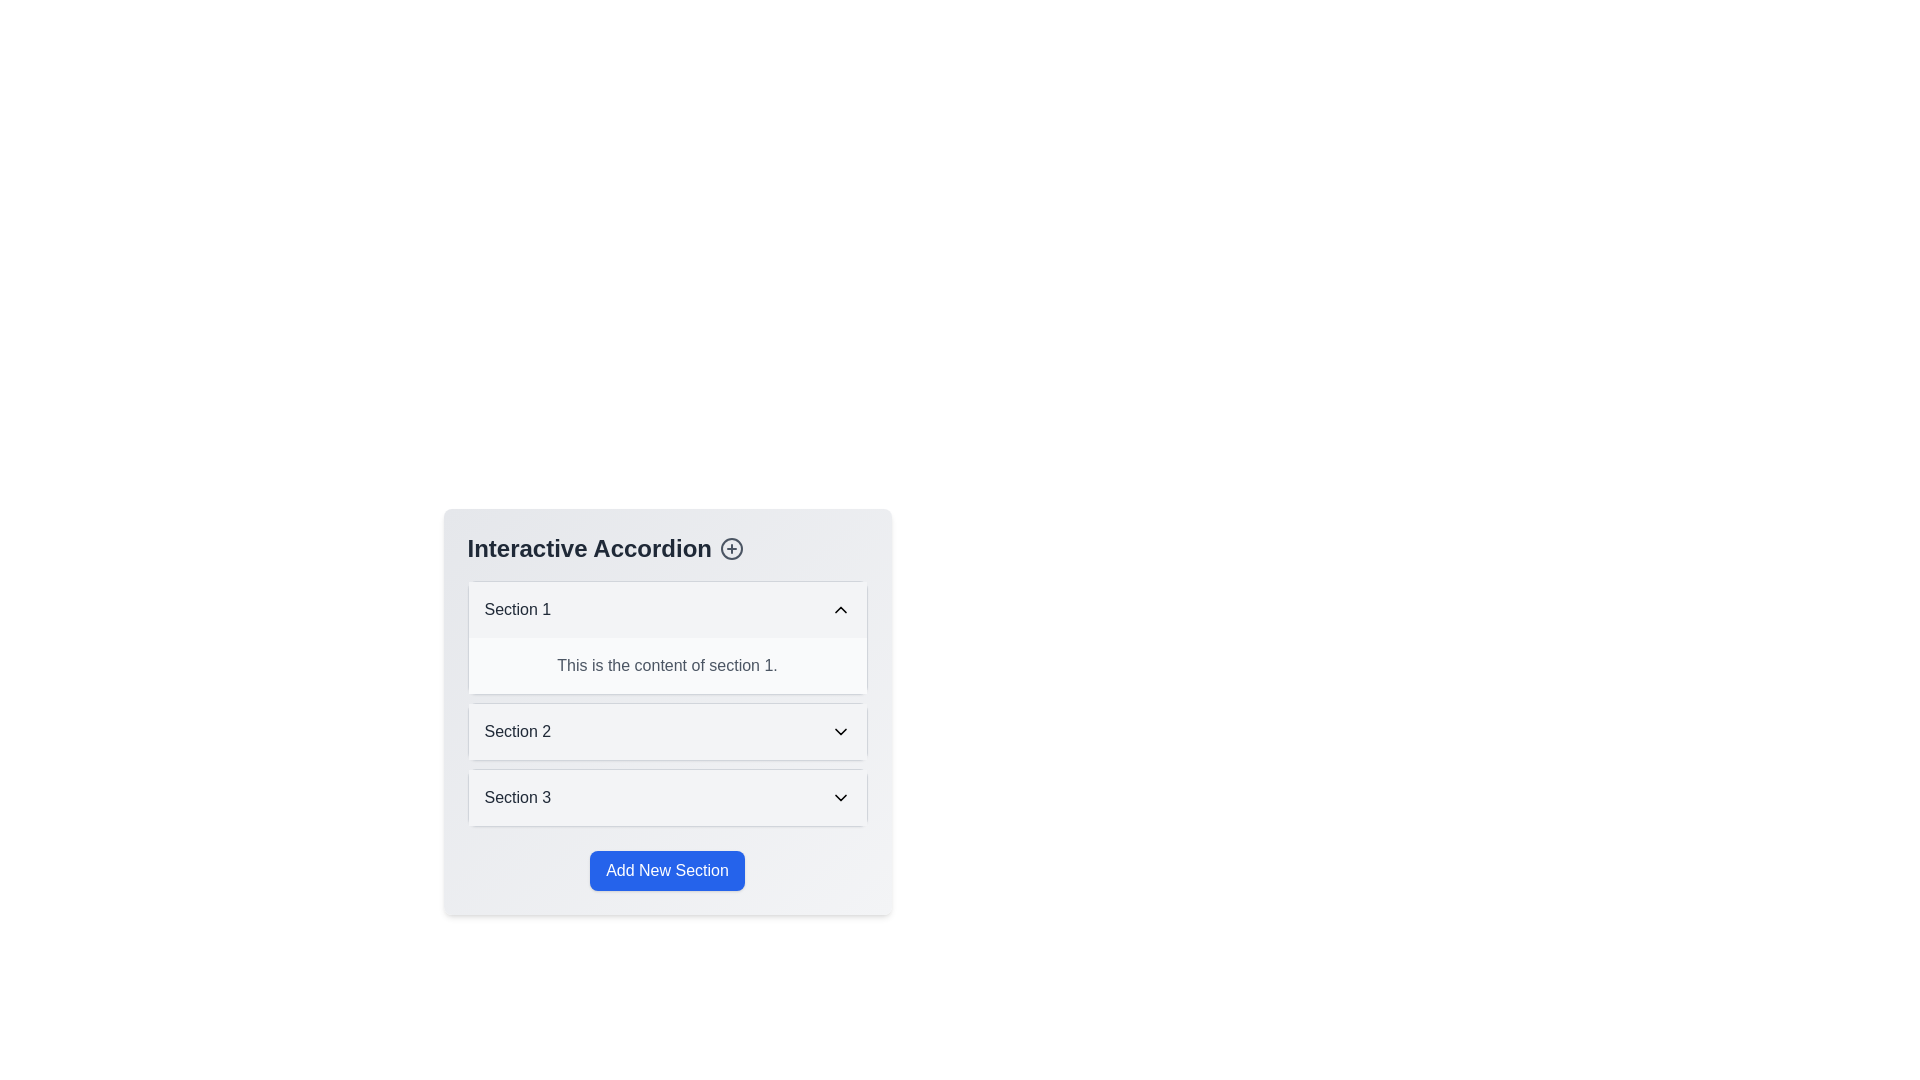 The width and height of the screenshot is (1920, 1080). I want to click on the static informational Text label for Section 1 within the accordion interface, which is centrally located in the expandable content area, so click(667, 666).